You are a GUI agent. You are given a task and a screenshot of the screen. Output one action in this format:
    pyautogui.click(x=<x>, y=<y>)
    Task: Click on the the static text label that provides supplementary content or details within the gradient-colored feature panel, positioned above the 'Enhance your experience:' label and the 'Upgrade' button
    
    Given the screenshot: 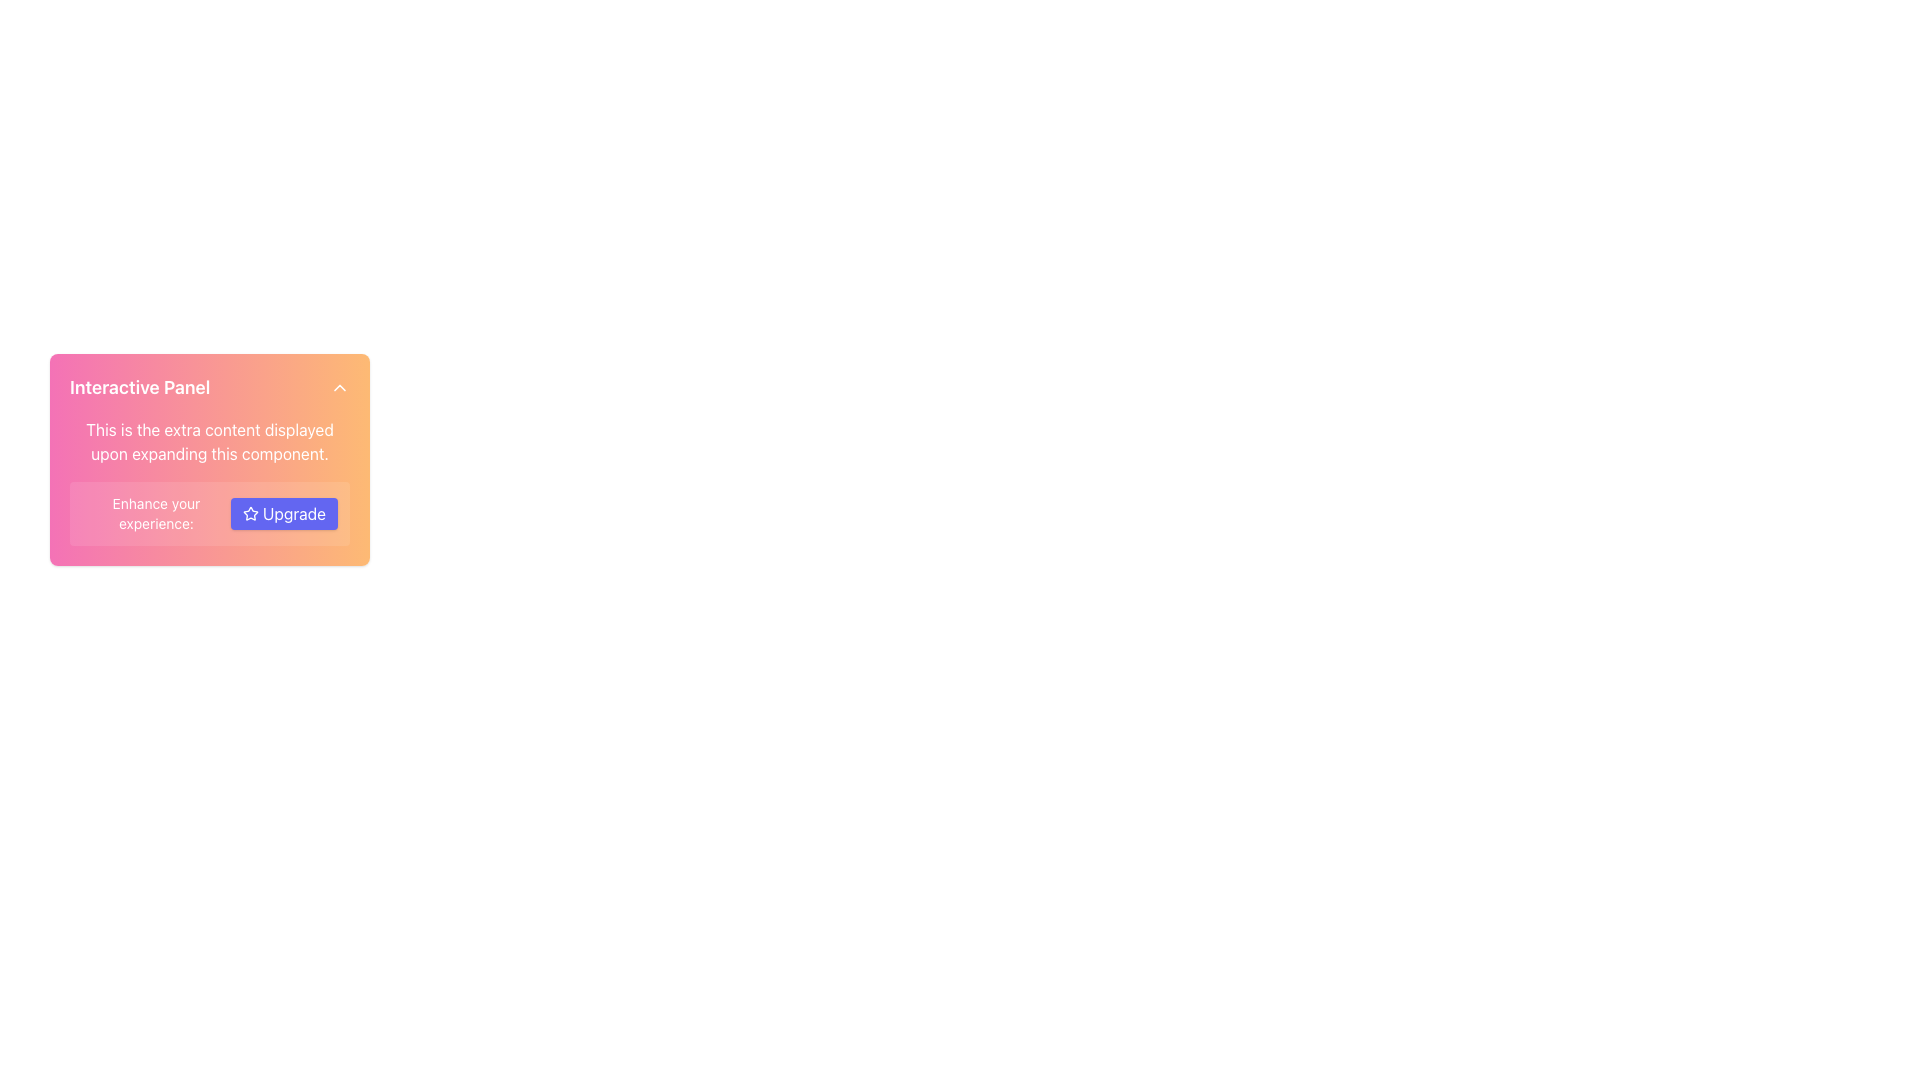 What is the action you would take?
    pyautogui.click(x=210, y=441)
    